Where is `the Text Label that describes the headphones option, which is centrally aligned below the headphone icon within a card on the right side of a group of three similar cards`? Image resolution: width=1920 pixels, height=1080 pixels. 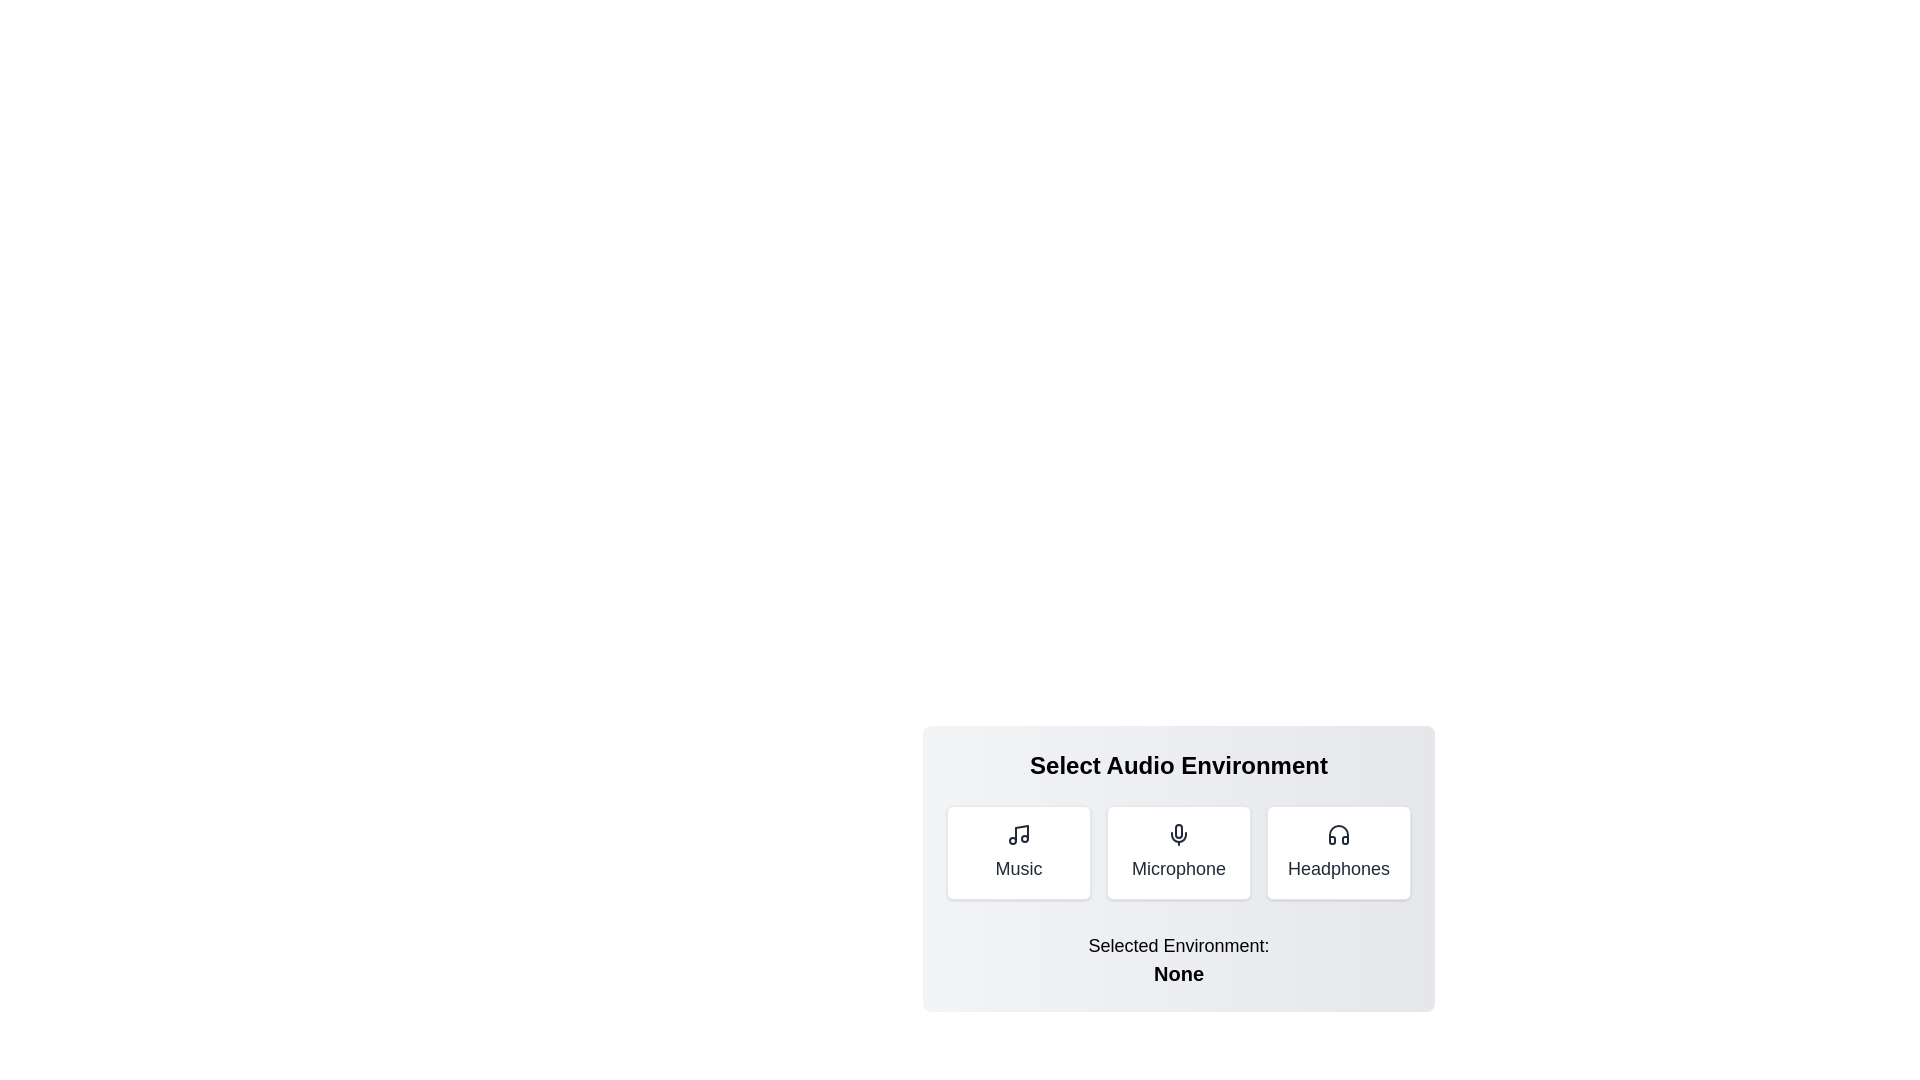
the Text Label that describes the headphones option, which is centrally aligned below the headphone icon within a card on the right side of a group of three similar cards is located at coordinates (1339, 867).